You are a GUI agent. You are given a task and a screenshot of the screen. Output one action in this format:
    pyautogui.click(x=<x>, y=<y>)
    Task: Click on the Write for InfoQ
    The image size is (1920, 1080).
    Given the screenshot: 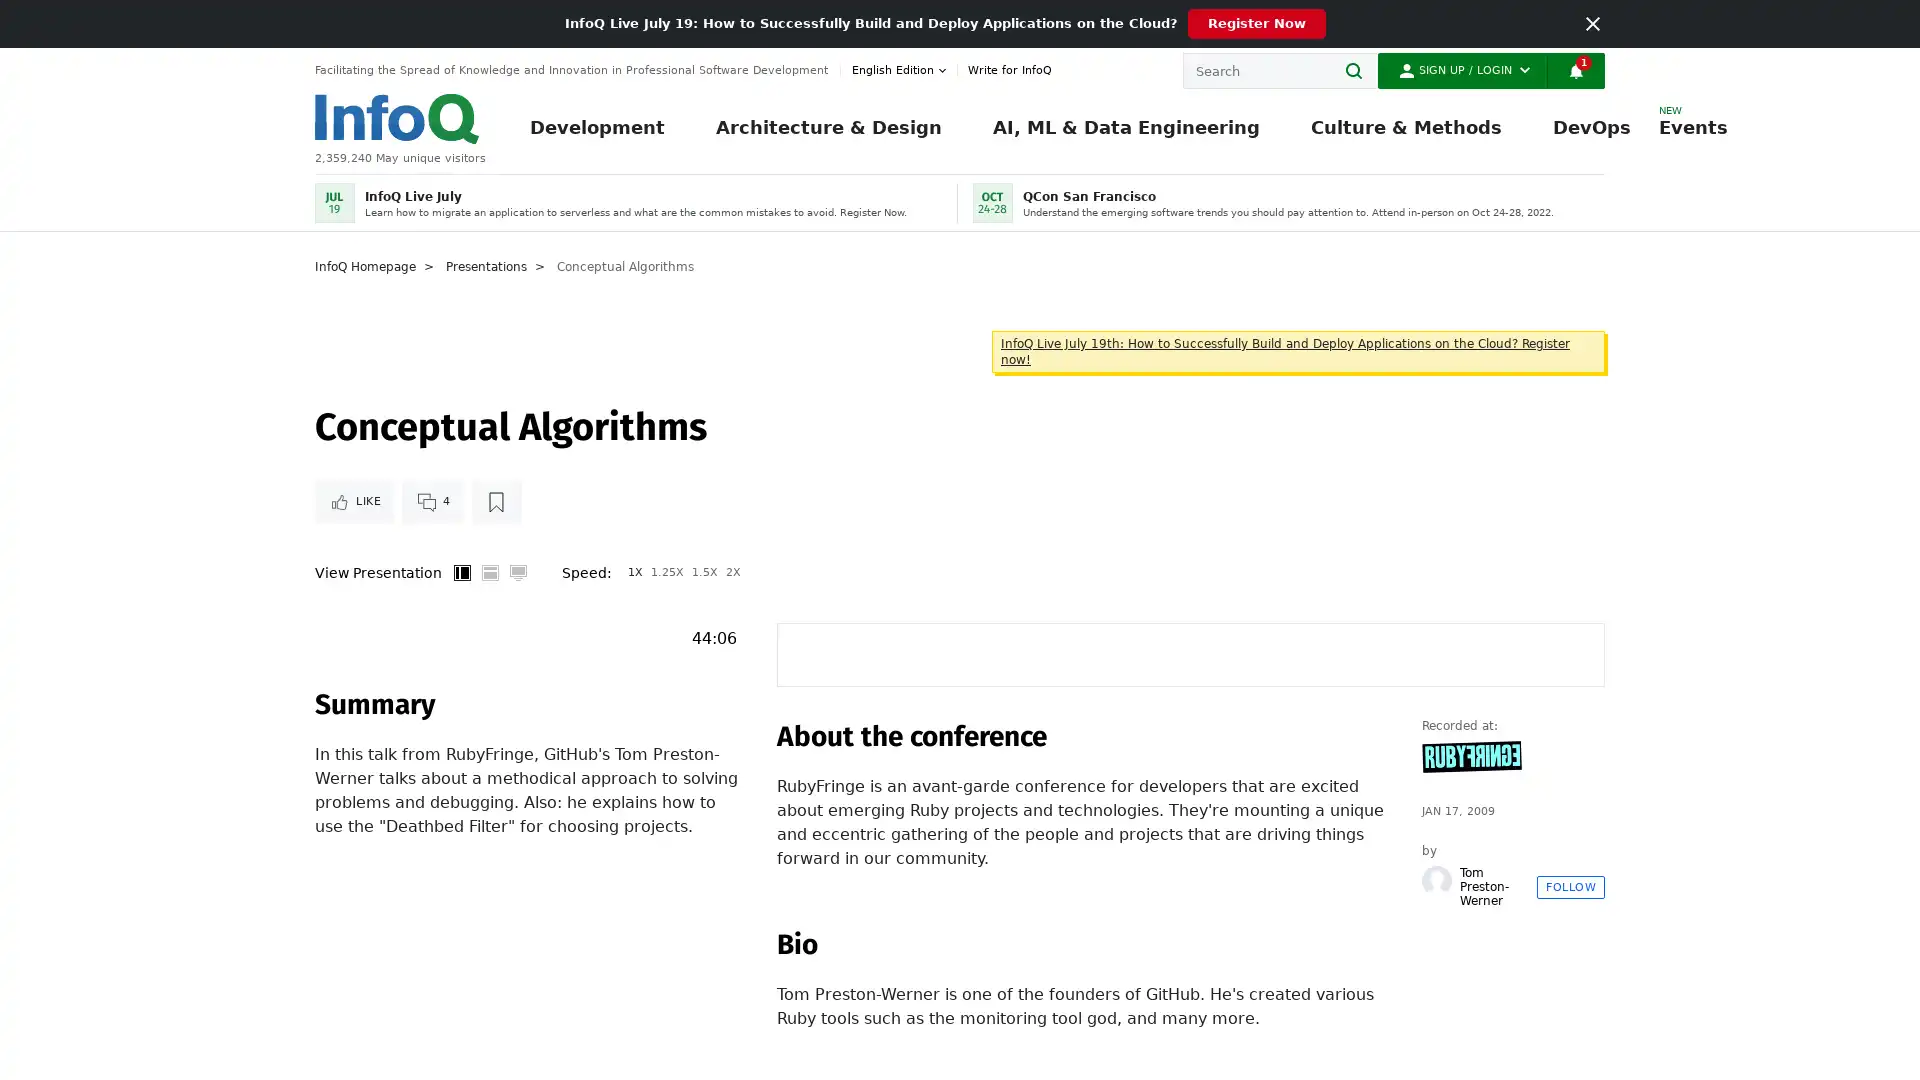 What is the action you would take?
    pyautogui.click(x=1004, y=69)
    